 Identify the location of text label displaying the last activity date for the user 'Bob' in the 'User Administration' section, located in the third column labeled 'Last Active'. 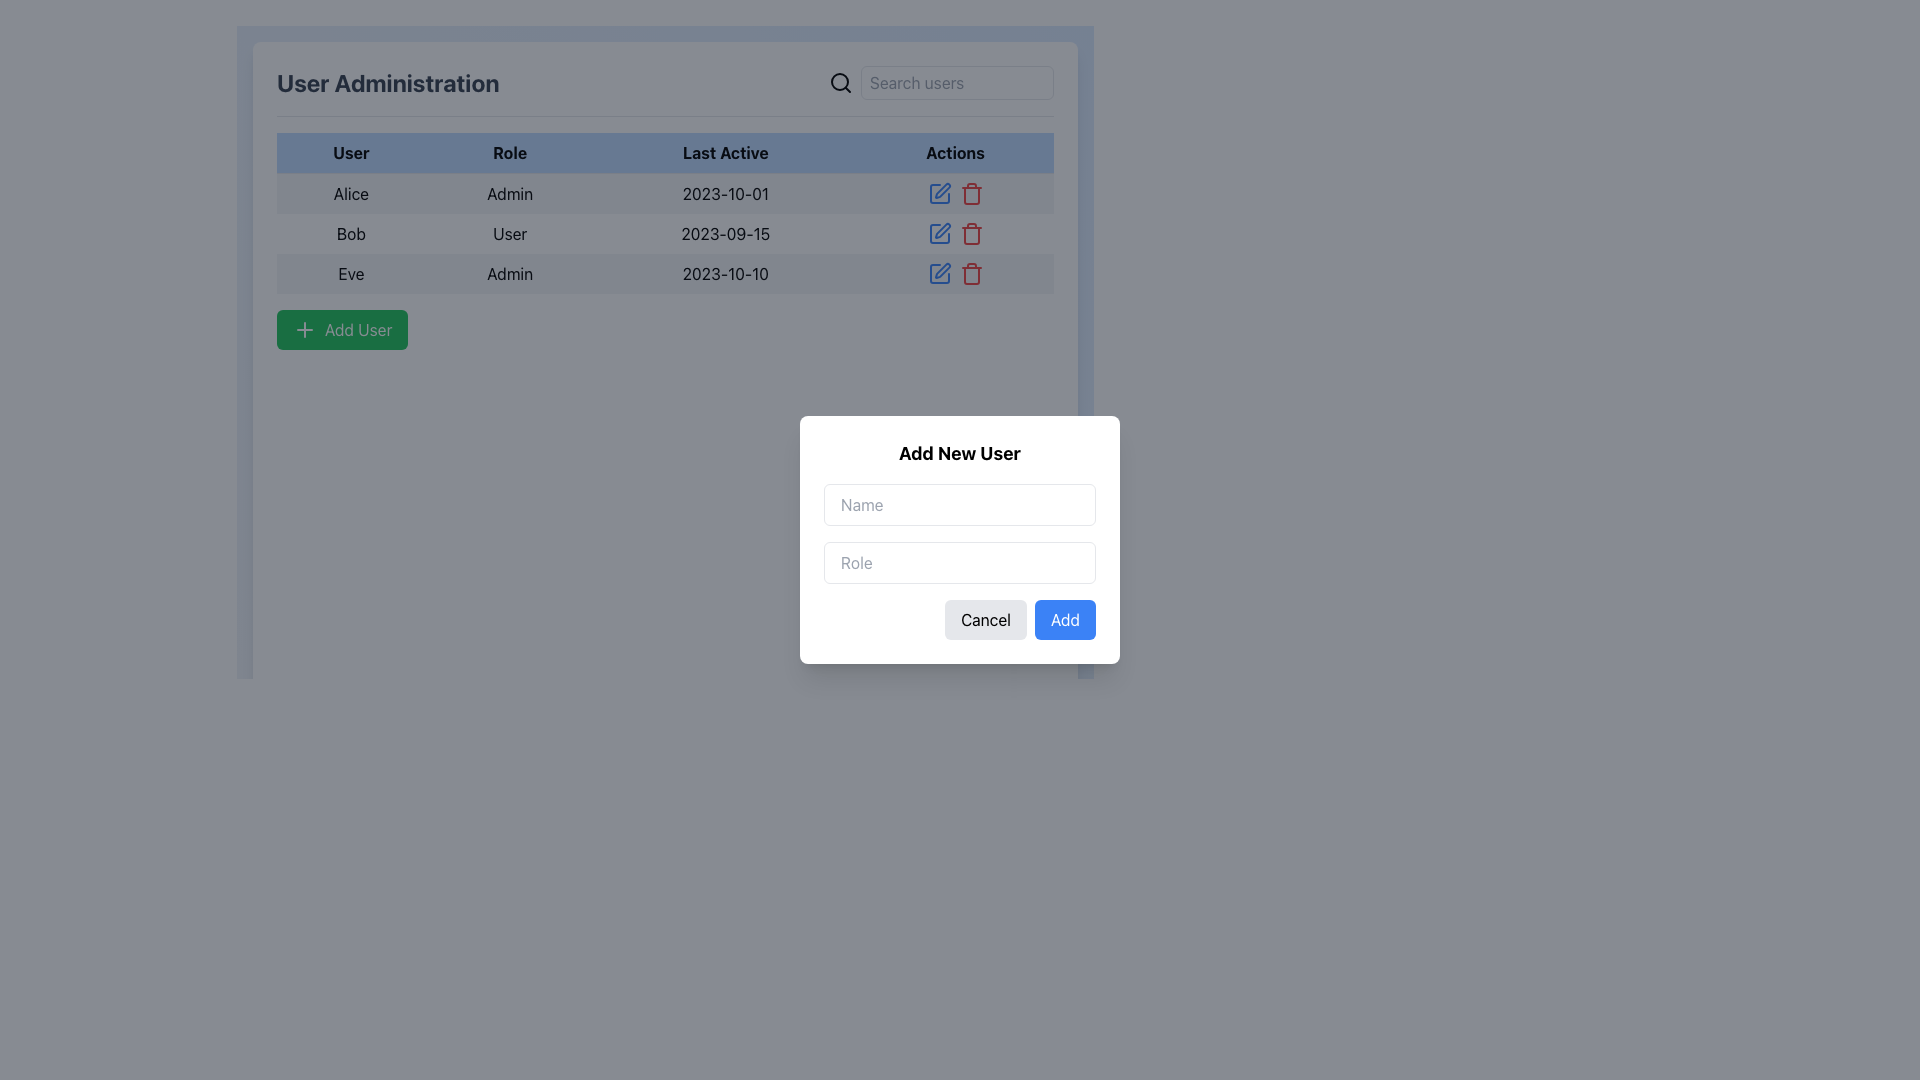
(724, 233).